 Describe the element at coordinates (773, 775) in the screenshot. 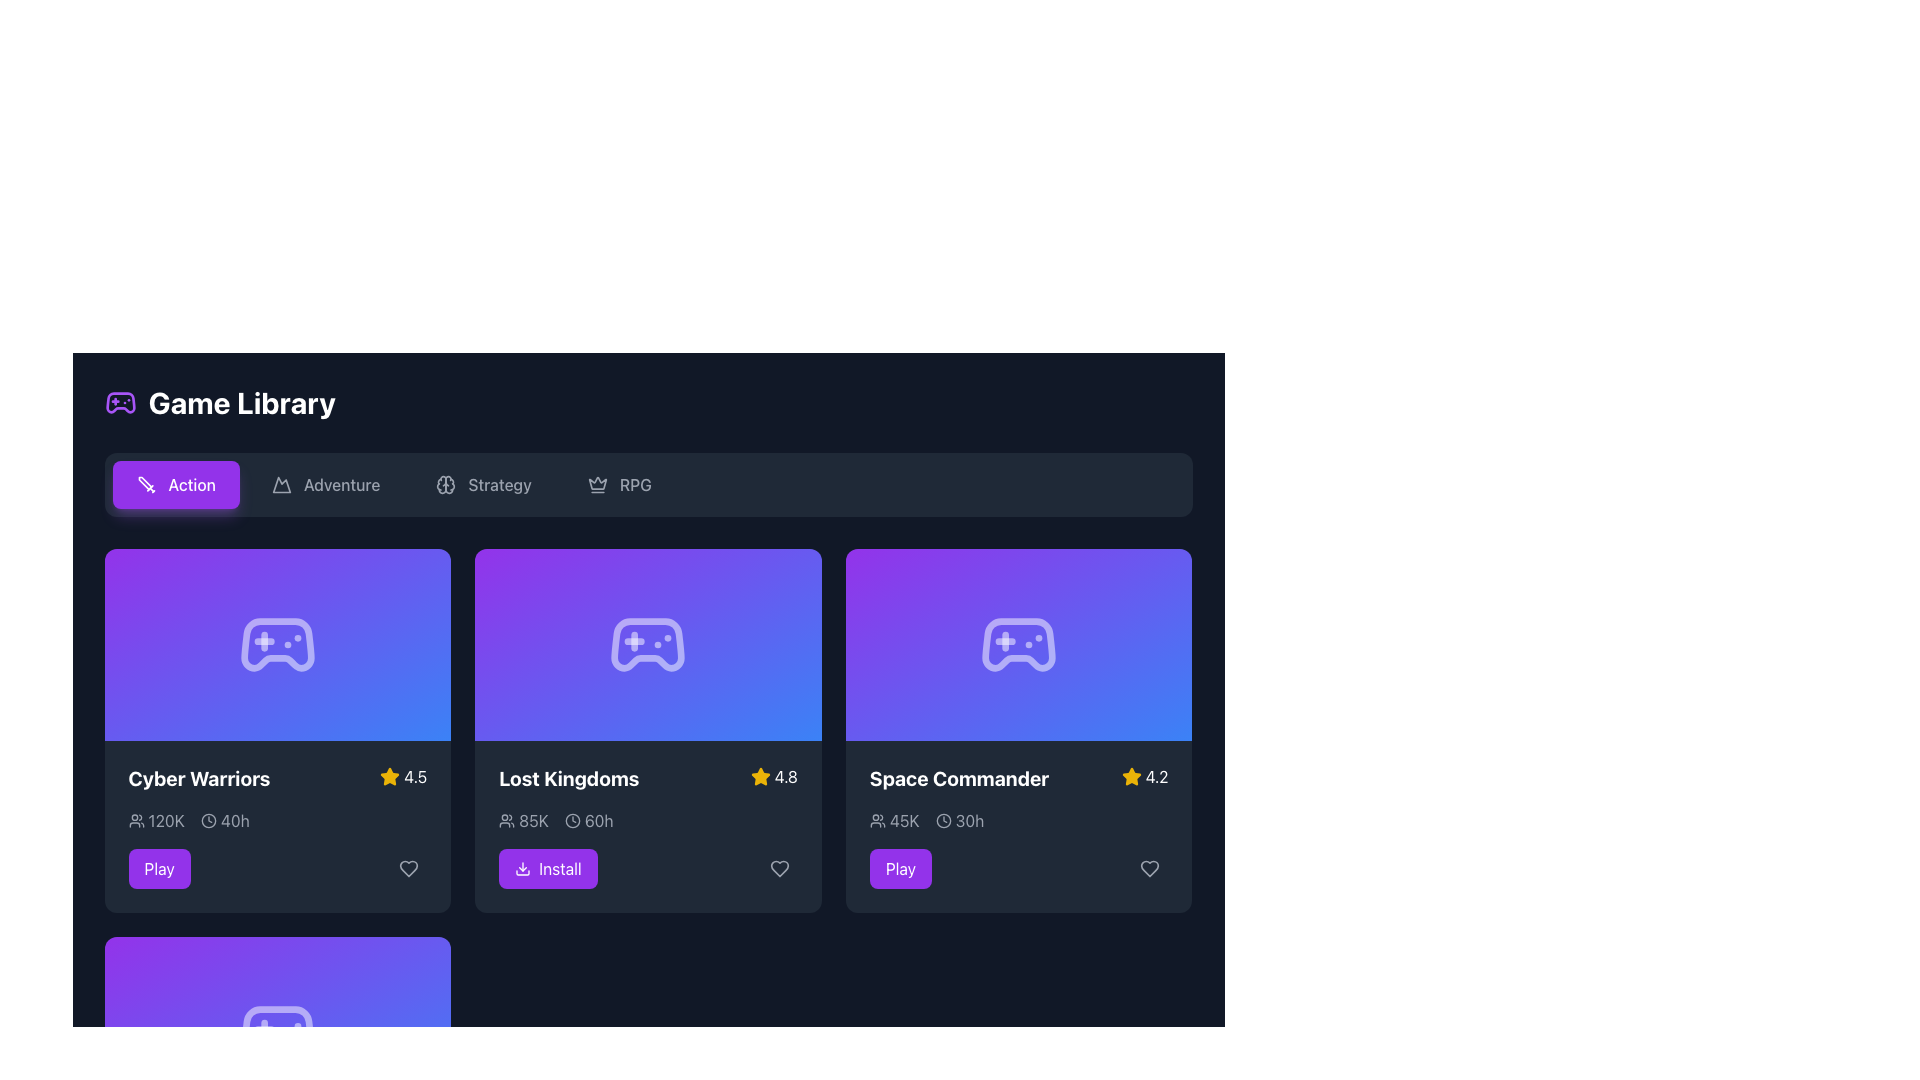

I see `the rating indicator for the 'Lost Kingdoms' game, which features a star icon and a numerical rating value, located in the top-right corner of the game card` at that location.